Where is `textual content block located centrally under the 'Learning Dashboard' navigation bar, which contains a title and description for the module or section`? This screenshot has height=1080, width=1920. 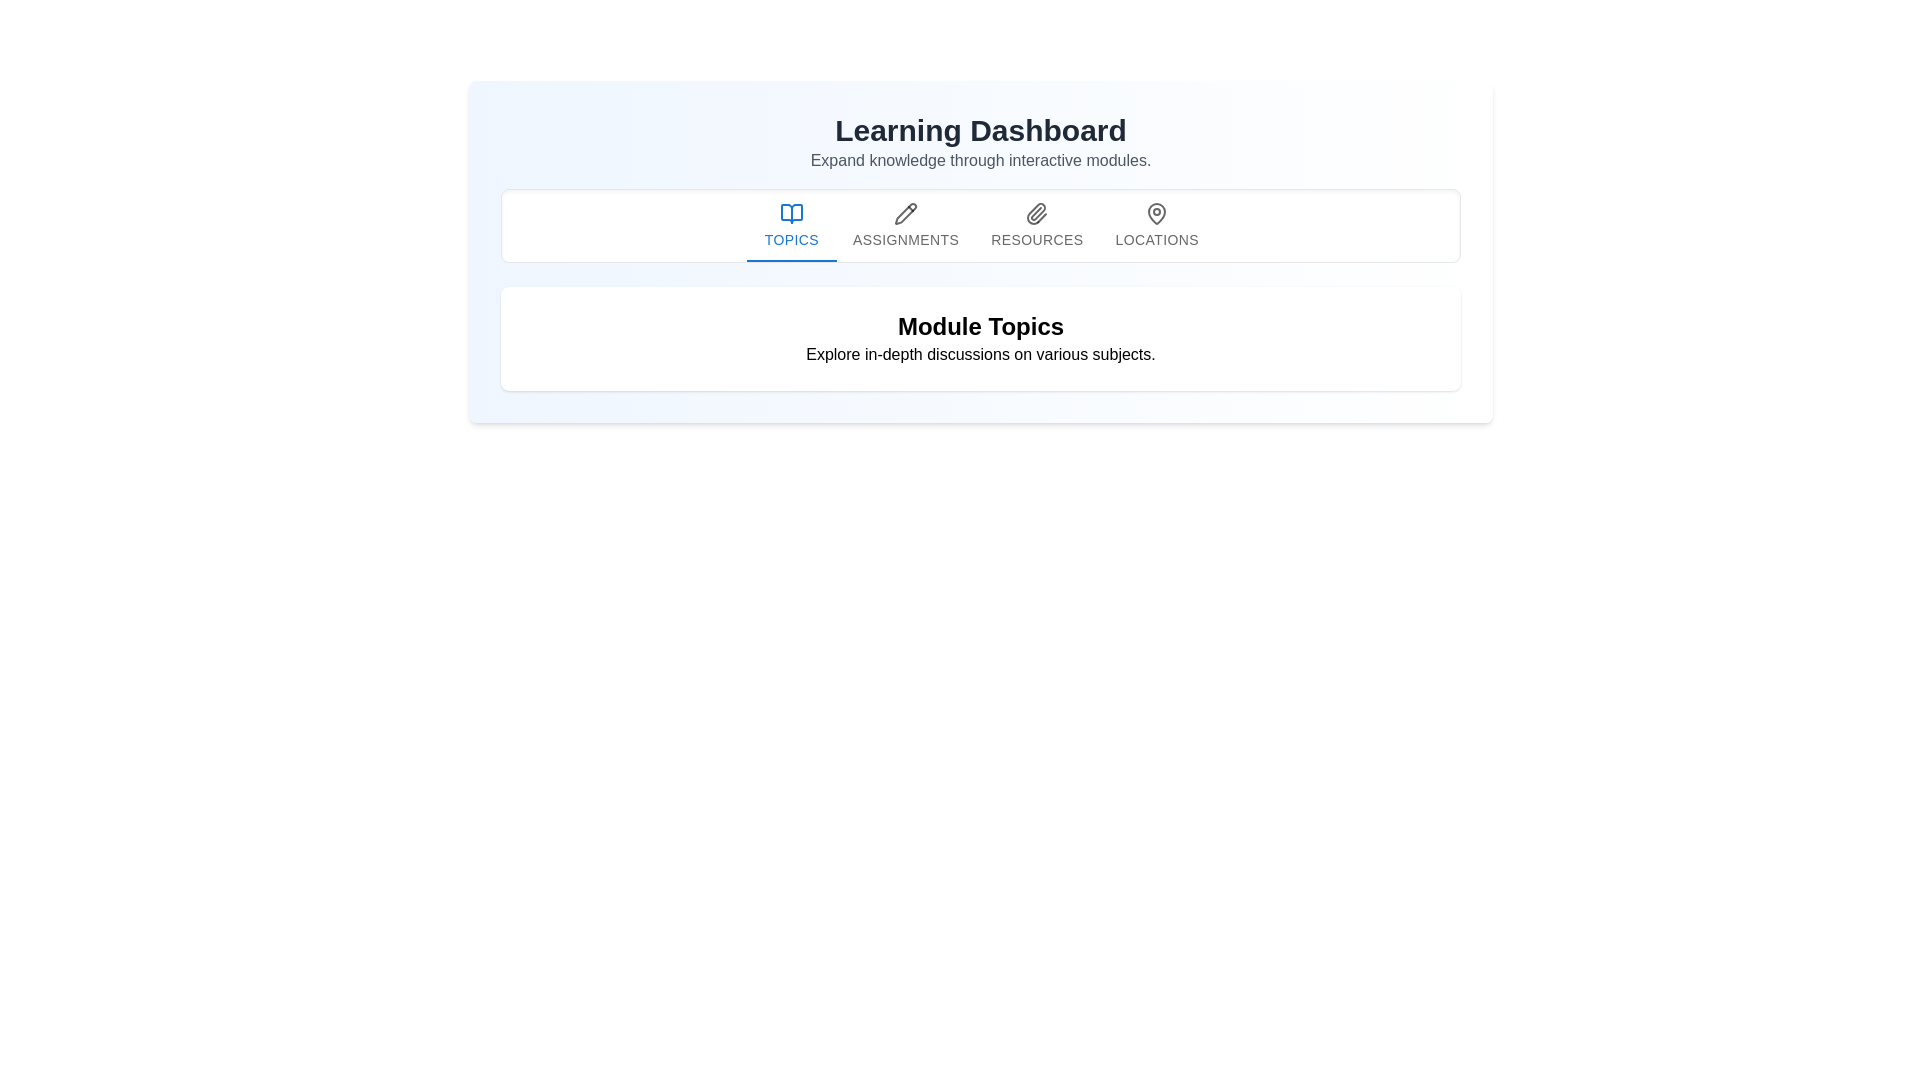
textual content block located centrally under the 'Learning Dashboard' navigation bar, which contains a title and description for the module or section is located at coordinates (980, 338).